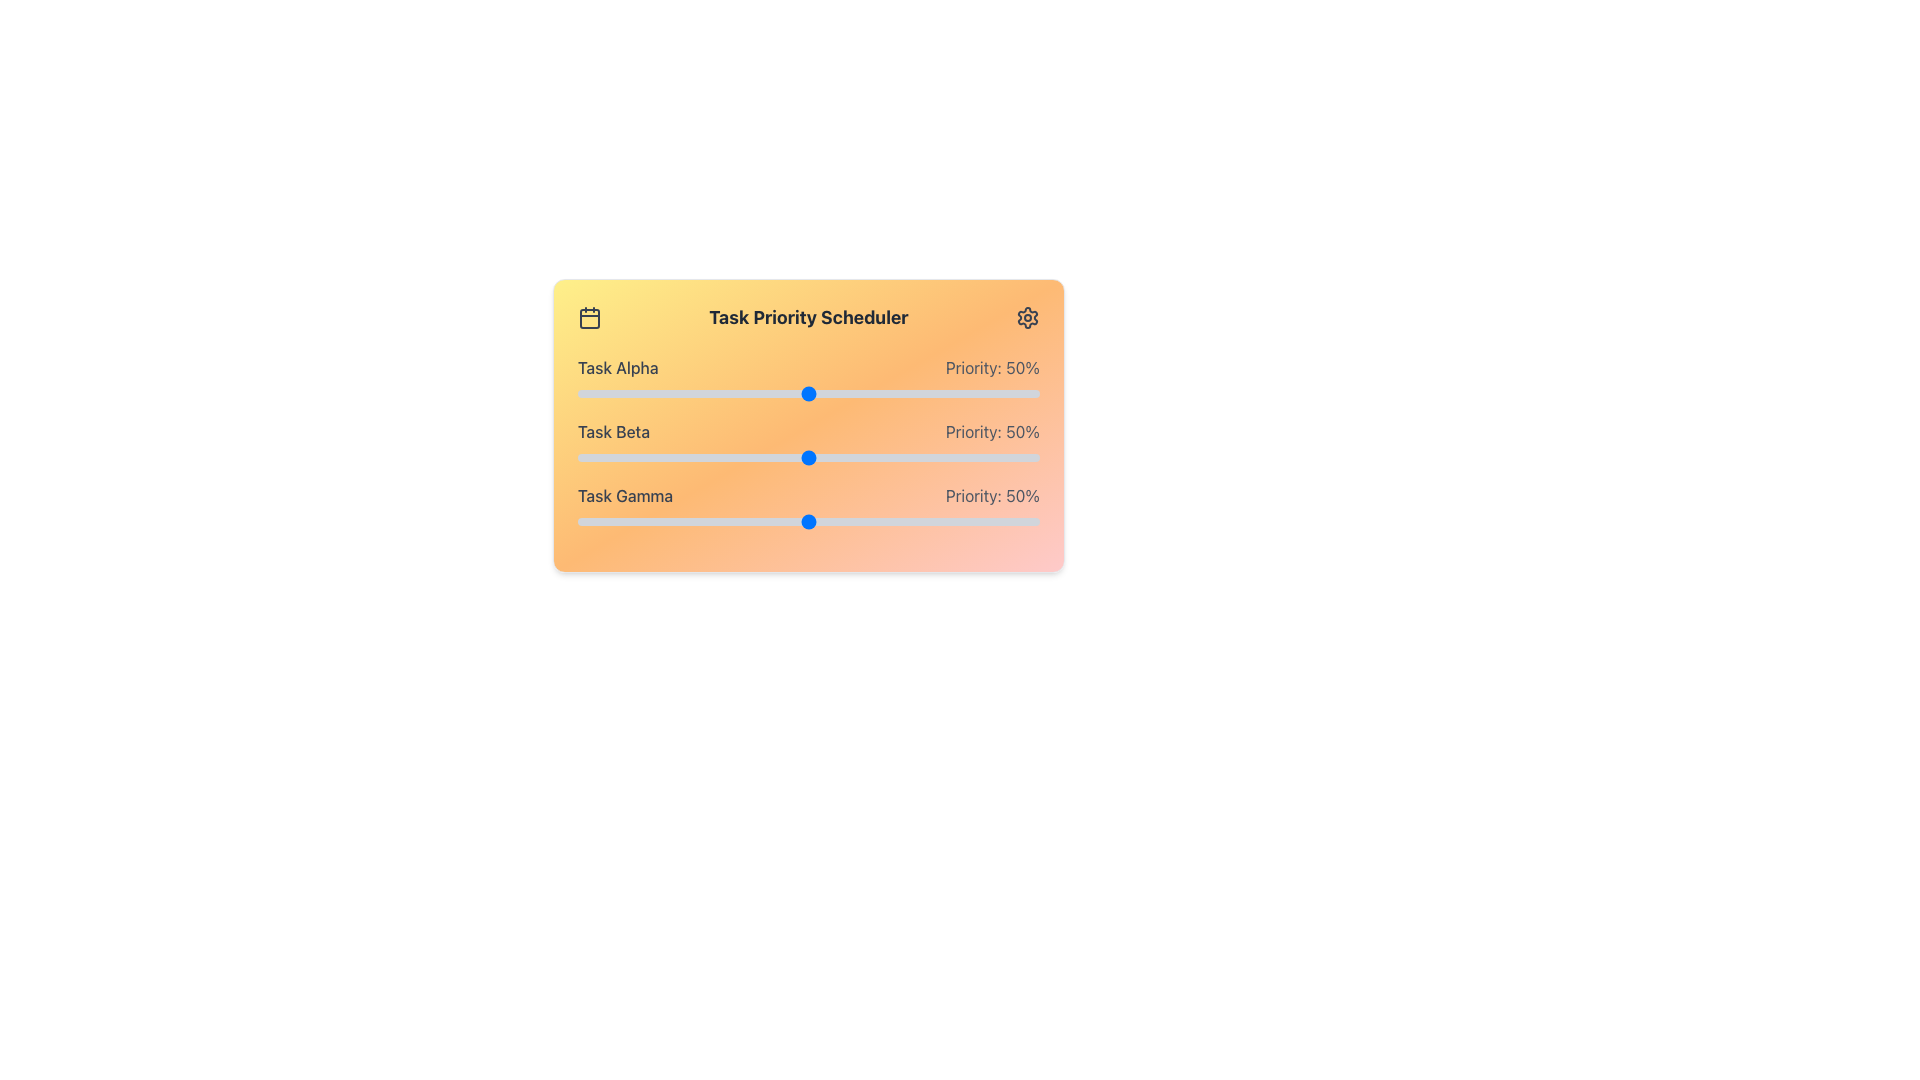 This screenshot has height=1080, width=1920. I want to click on the priority of Task Beta, so click(698, 458).